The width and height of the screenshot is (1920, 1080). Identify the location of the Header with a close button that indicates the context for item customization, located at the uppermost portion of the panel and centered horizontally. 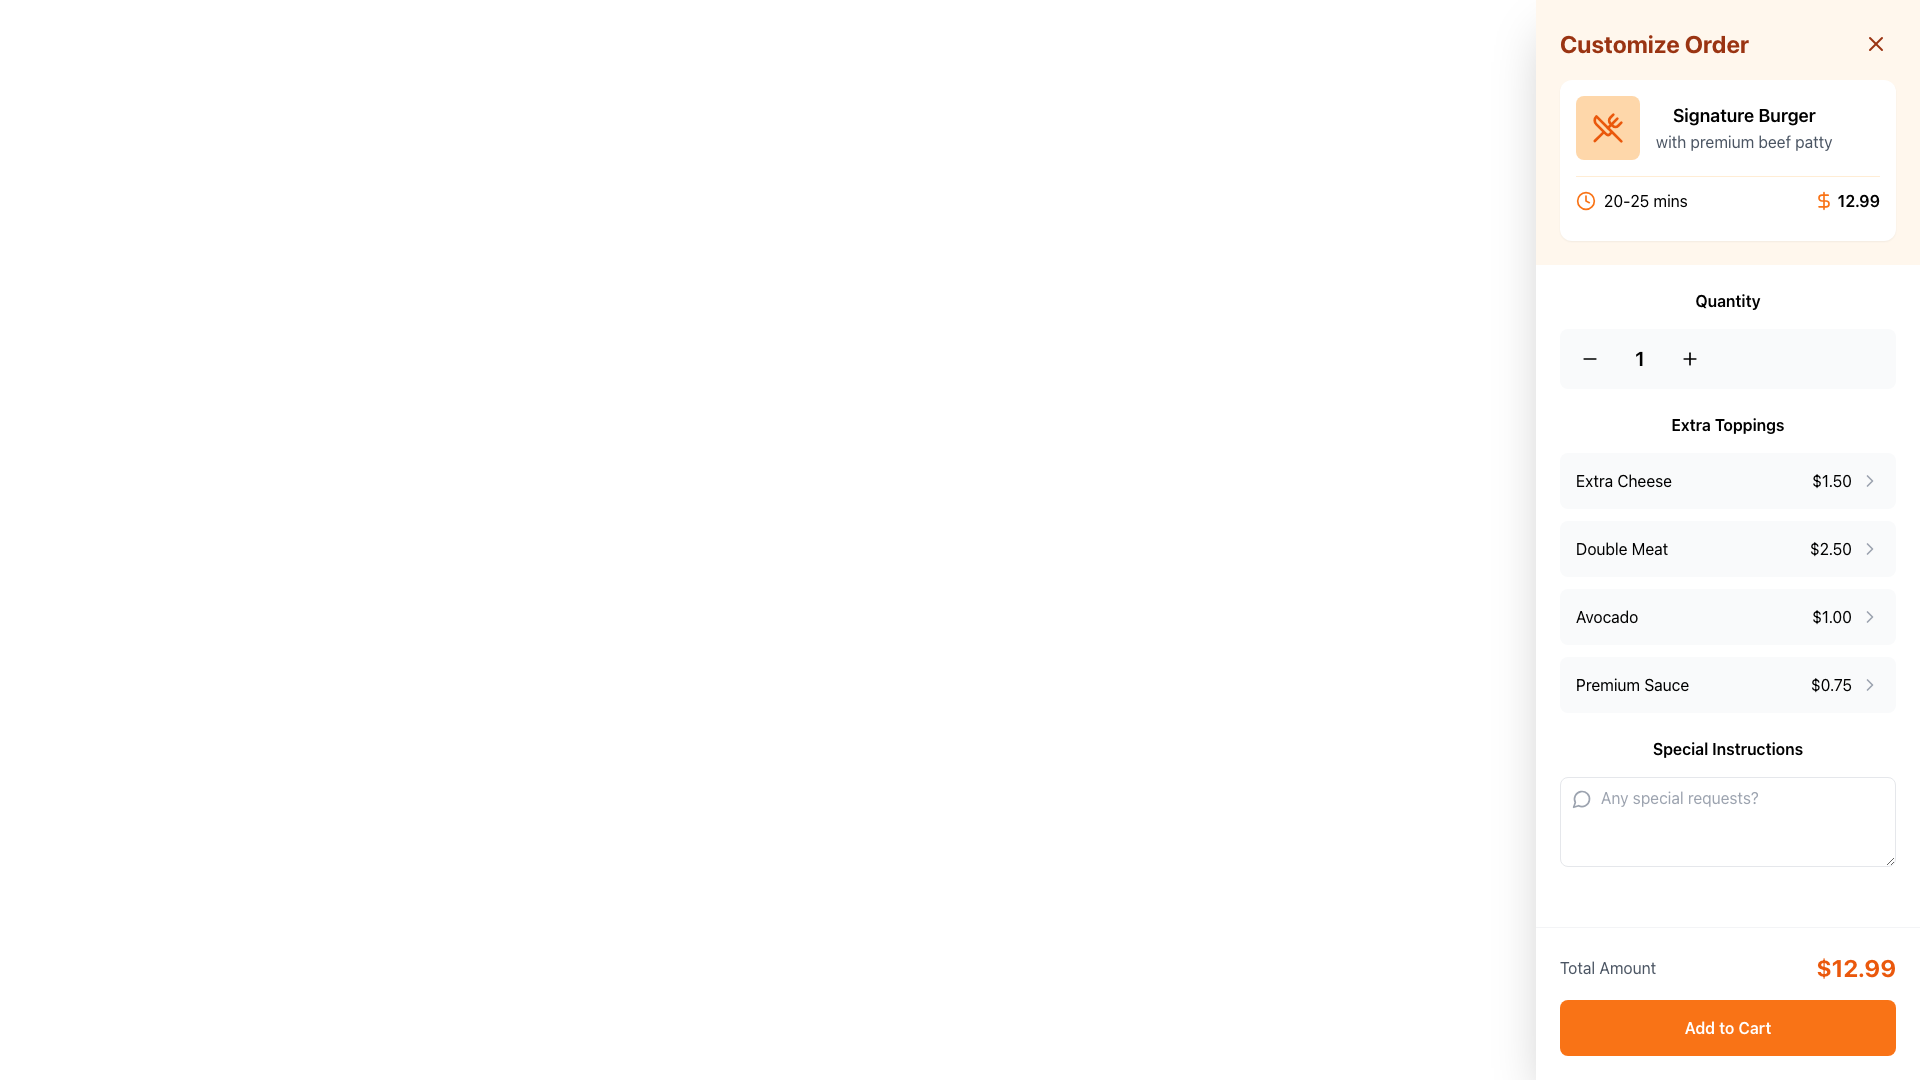
(1727, 43).